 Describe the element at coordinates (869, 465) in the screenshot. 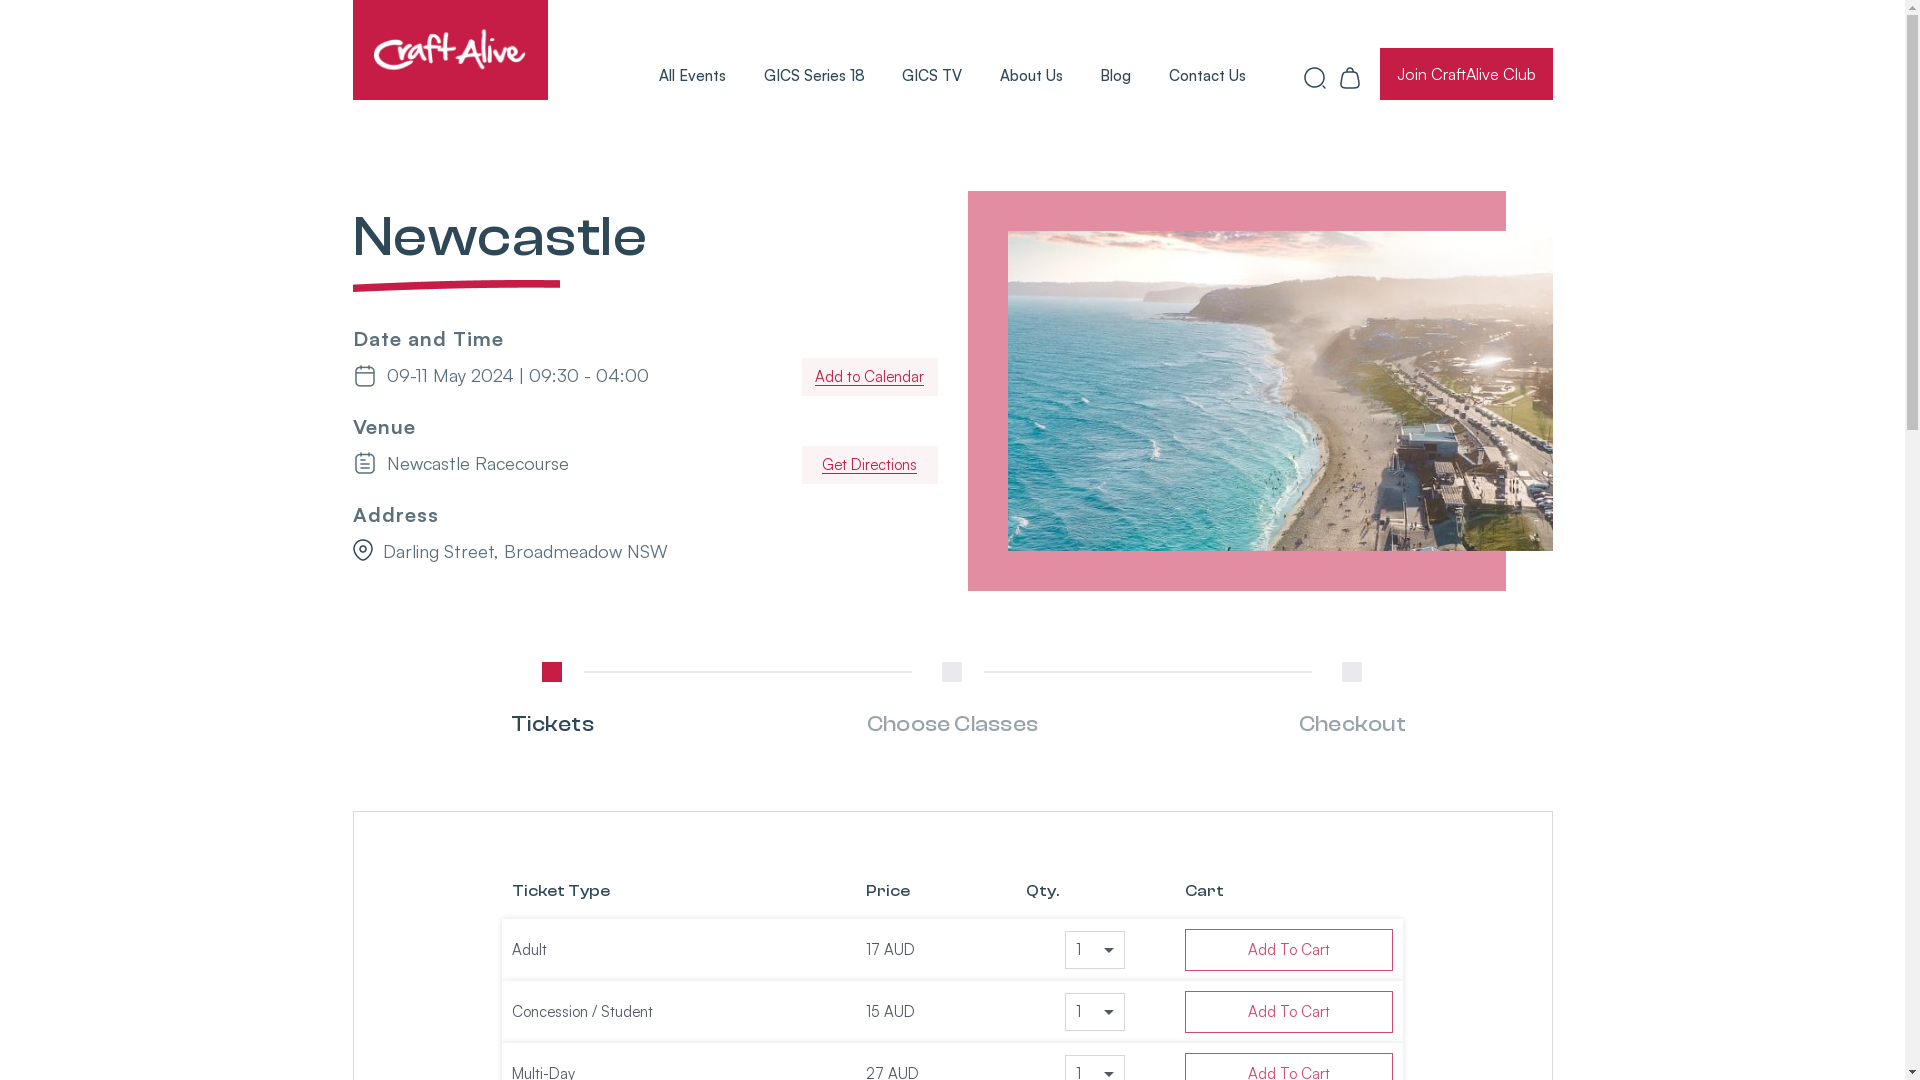

I see `'Get Directions'` at that location.